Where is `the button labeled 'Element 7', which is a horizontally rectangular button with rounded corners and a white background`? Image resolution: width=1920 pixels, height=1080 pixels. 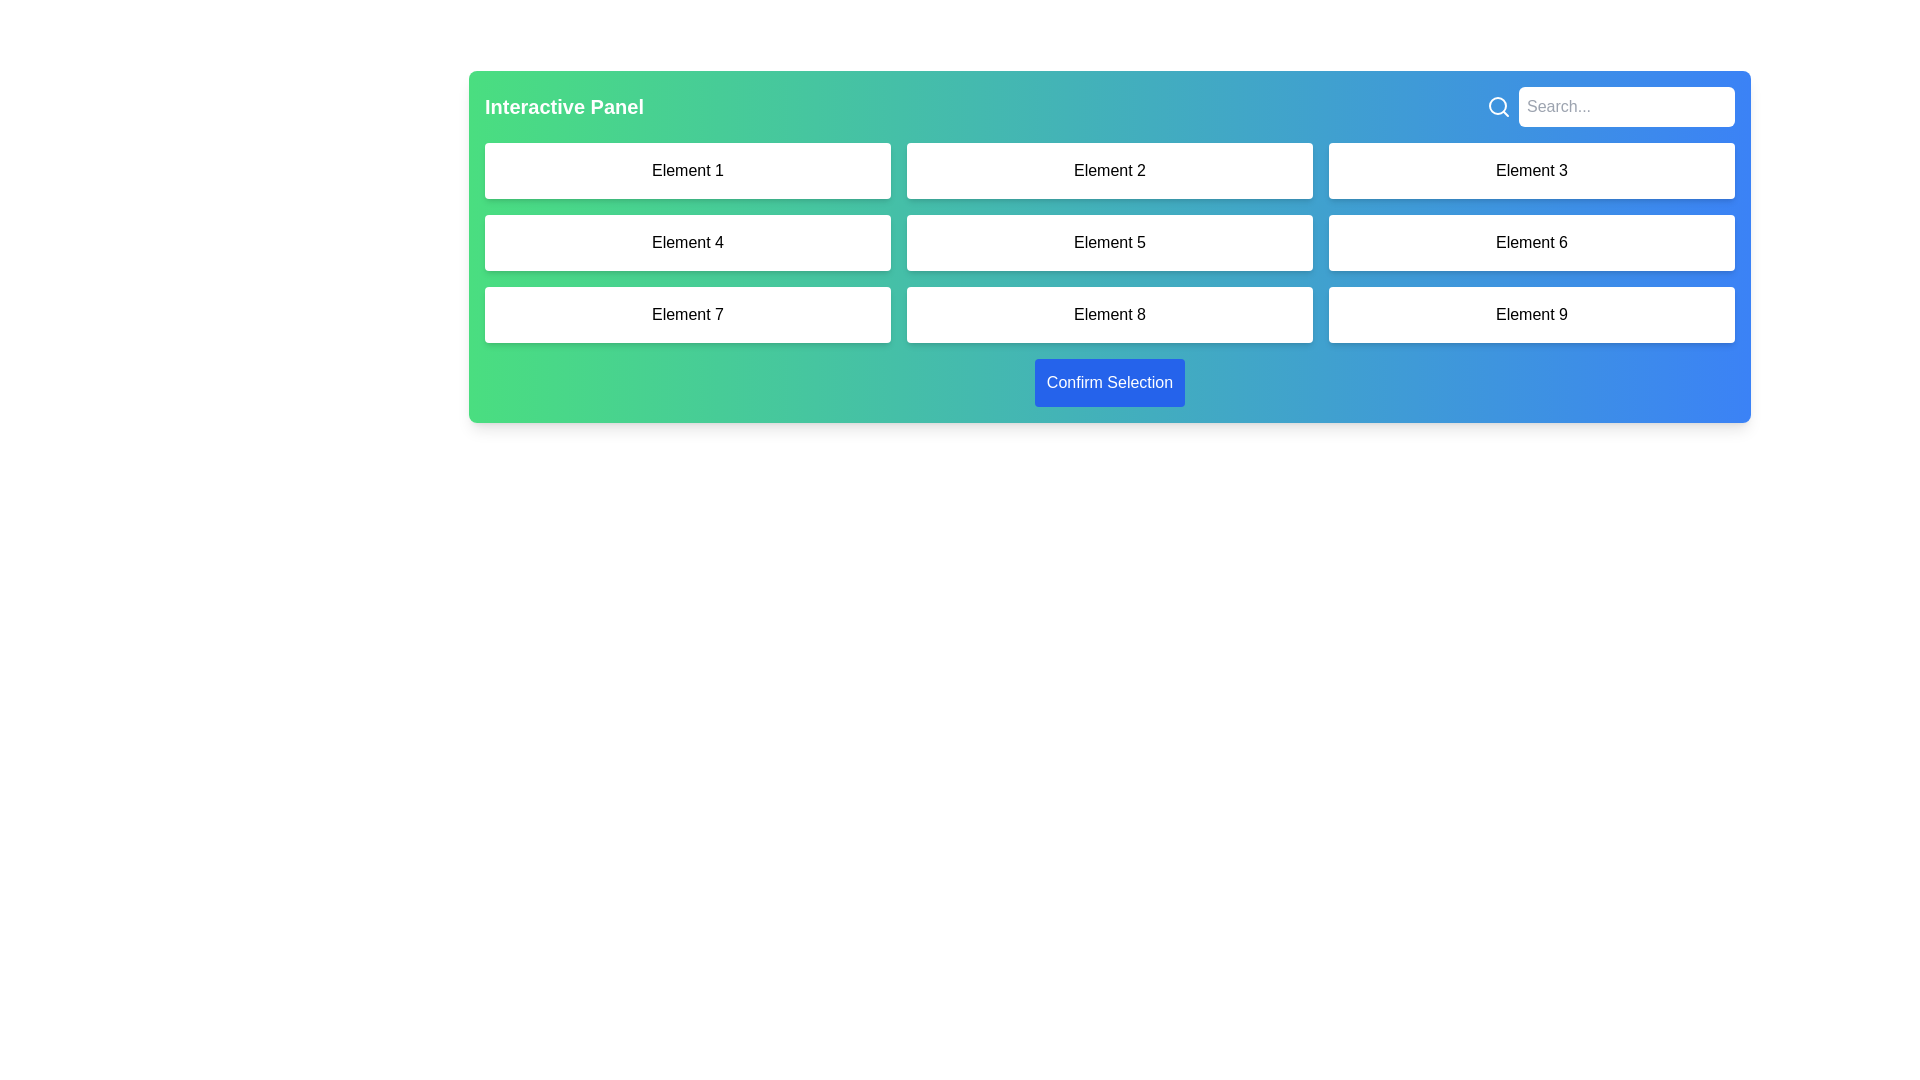 the button labeled 'Element 7', which is a horizontally rectangular button with rounded corners and a white background is located at coordinates (687, 315).